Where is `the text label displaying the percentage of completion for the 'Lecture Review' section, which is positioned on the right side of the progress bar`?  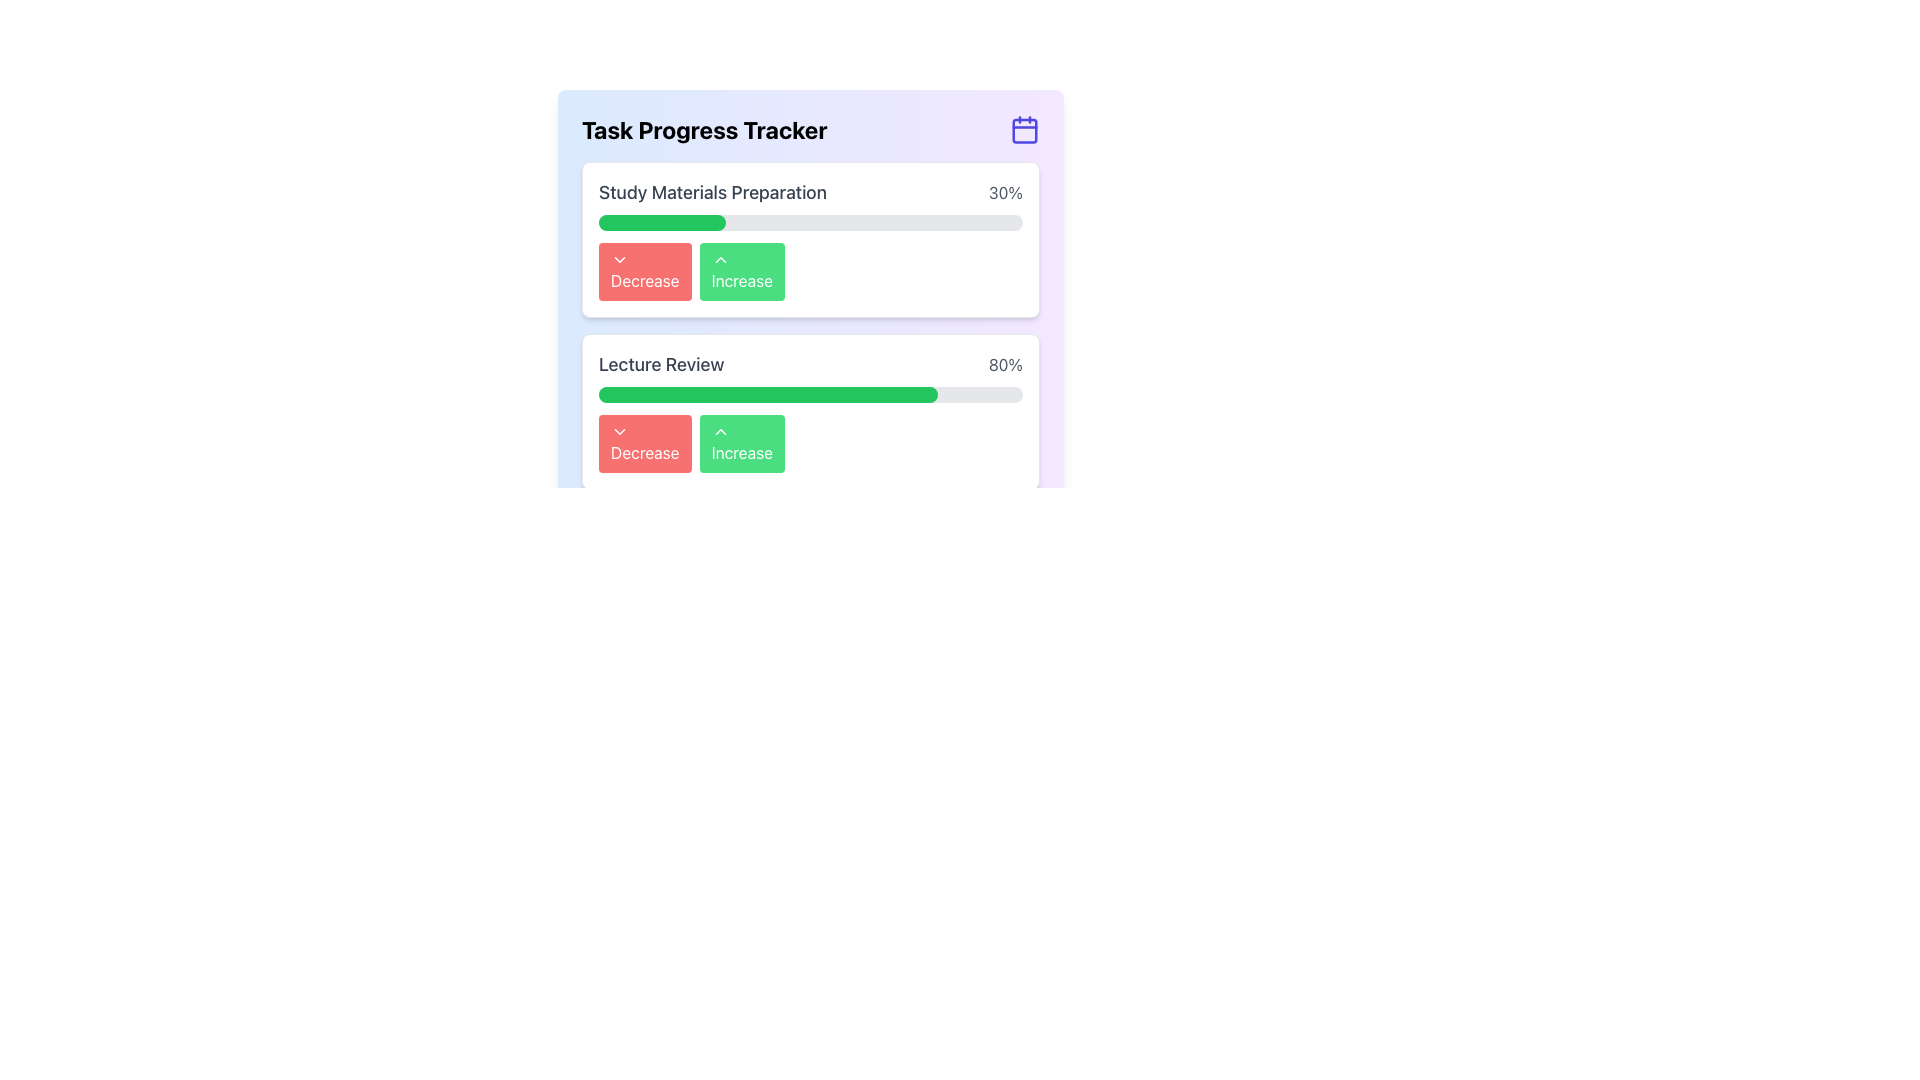 the text label displaying the percentage of completion for the 'Lecture Review' section, which is positioned on the right side of the progress bar is located at coordinates (1005, 365).